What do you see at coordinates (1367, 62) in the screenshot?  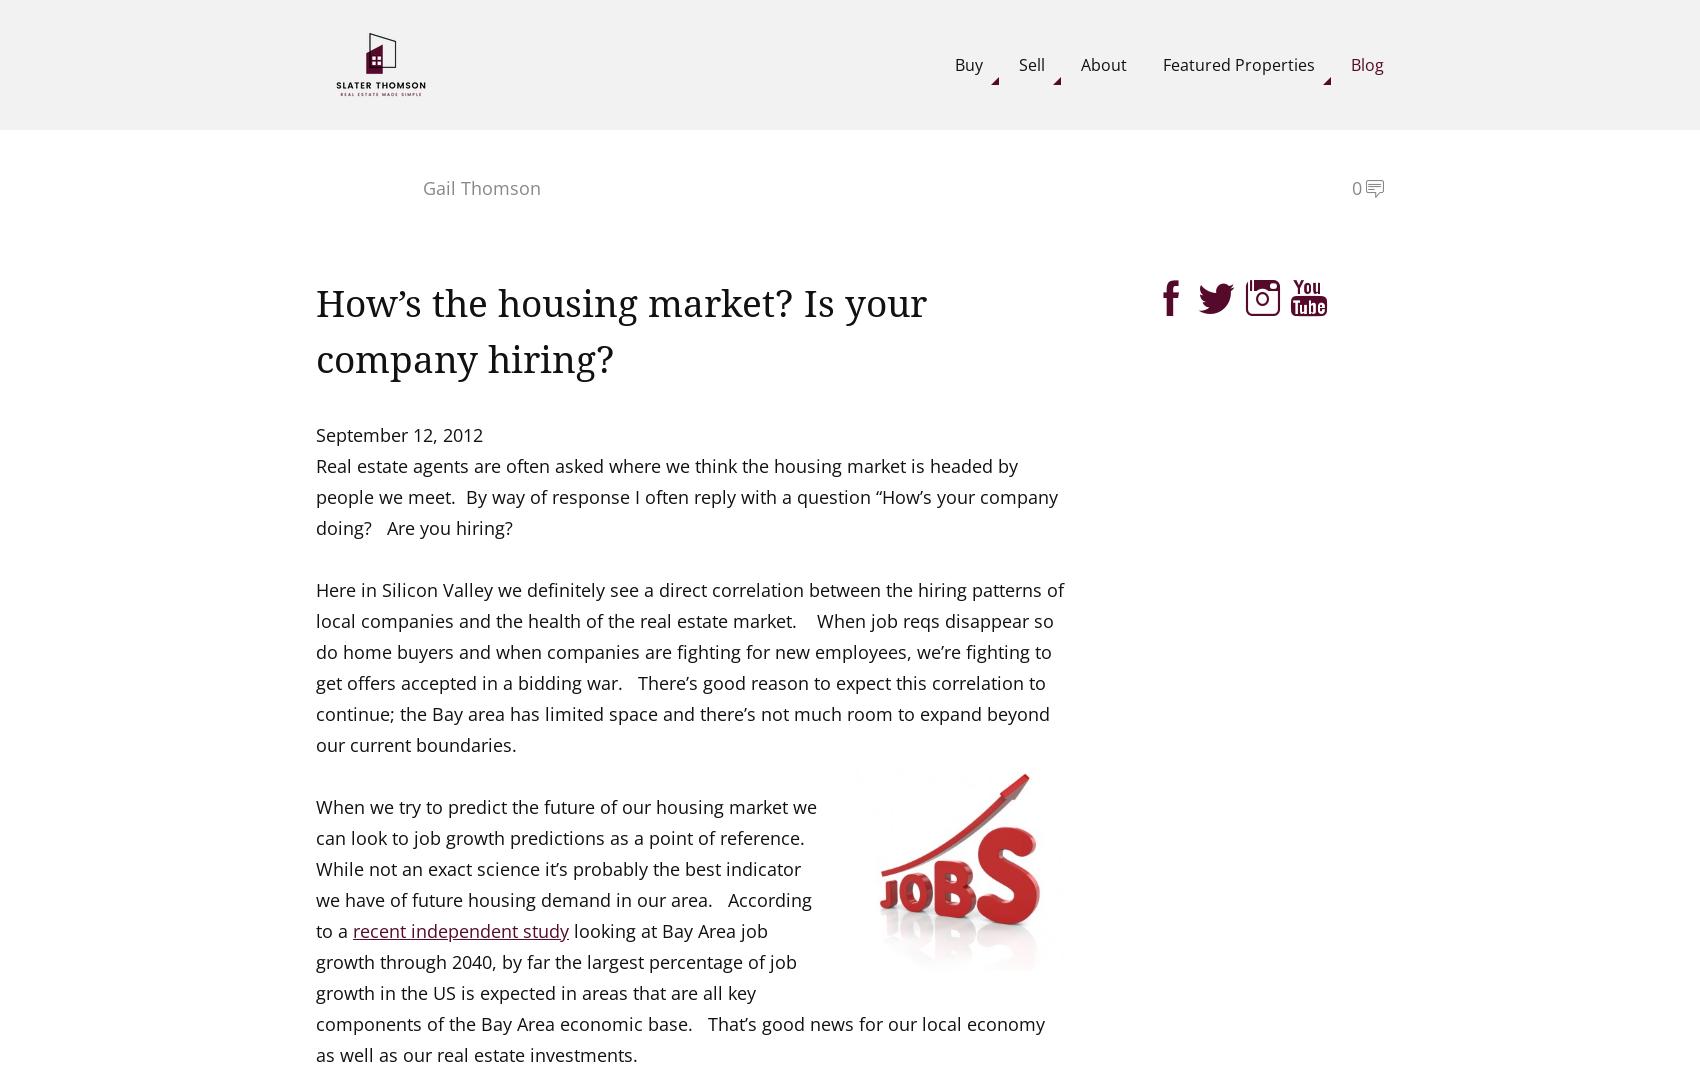 I see `'Blog'` at bounding box center [1367, 62].